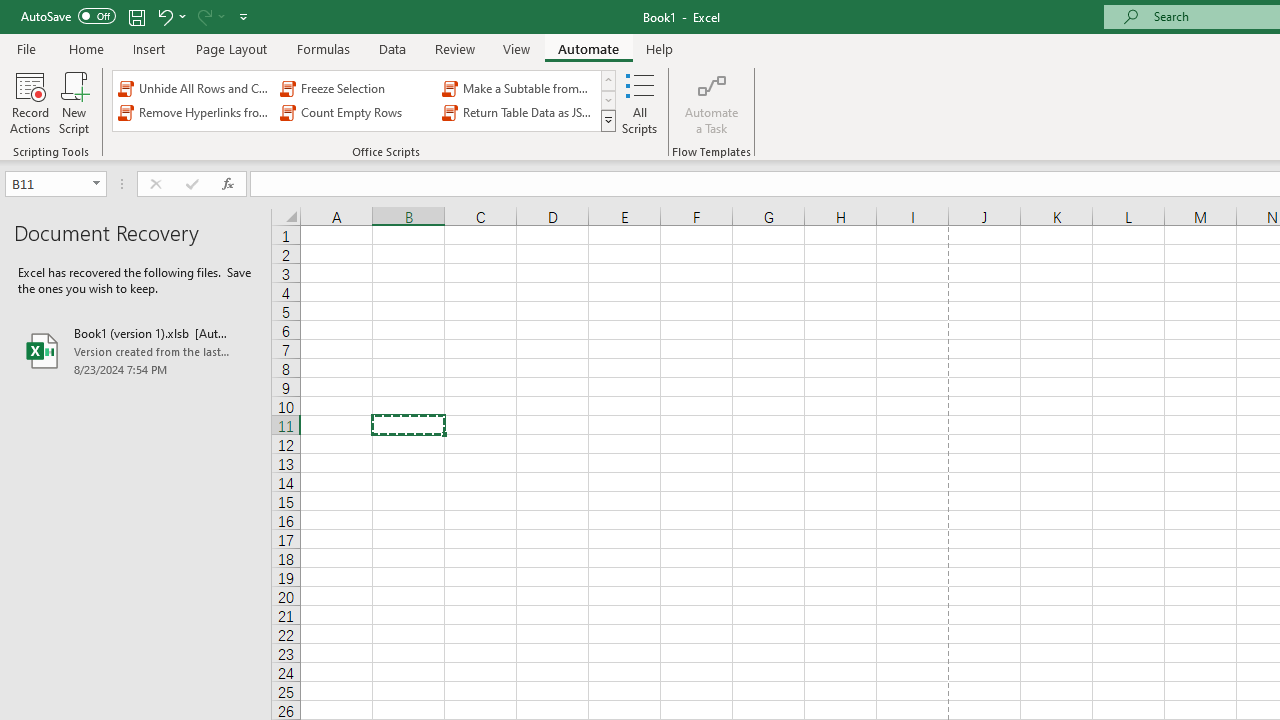 This screenshot has height=720, width=1280. What do you see at coordinates (640, 103) in the screenshot?
I see `'All Scripts'` at bounding box center [640, 103].